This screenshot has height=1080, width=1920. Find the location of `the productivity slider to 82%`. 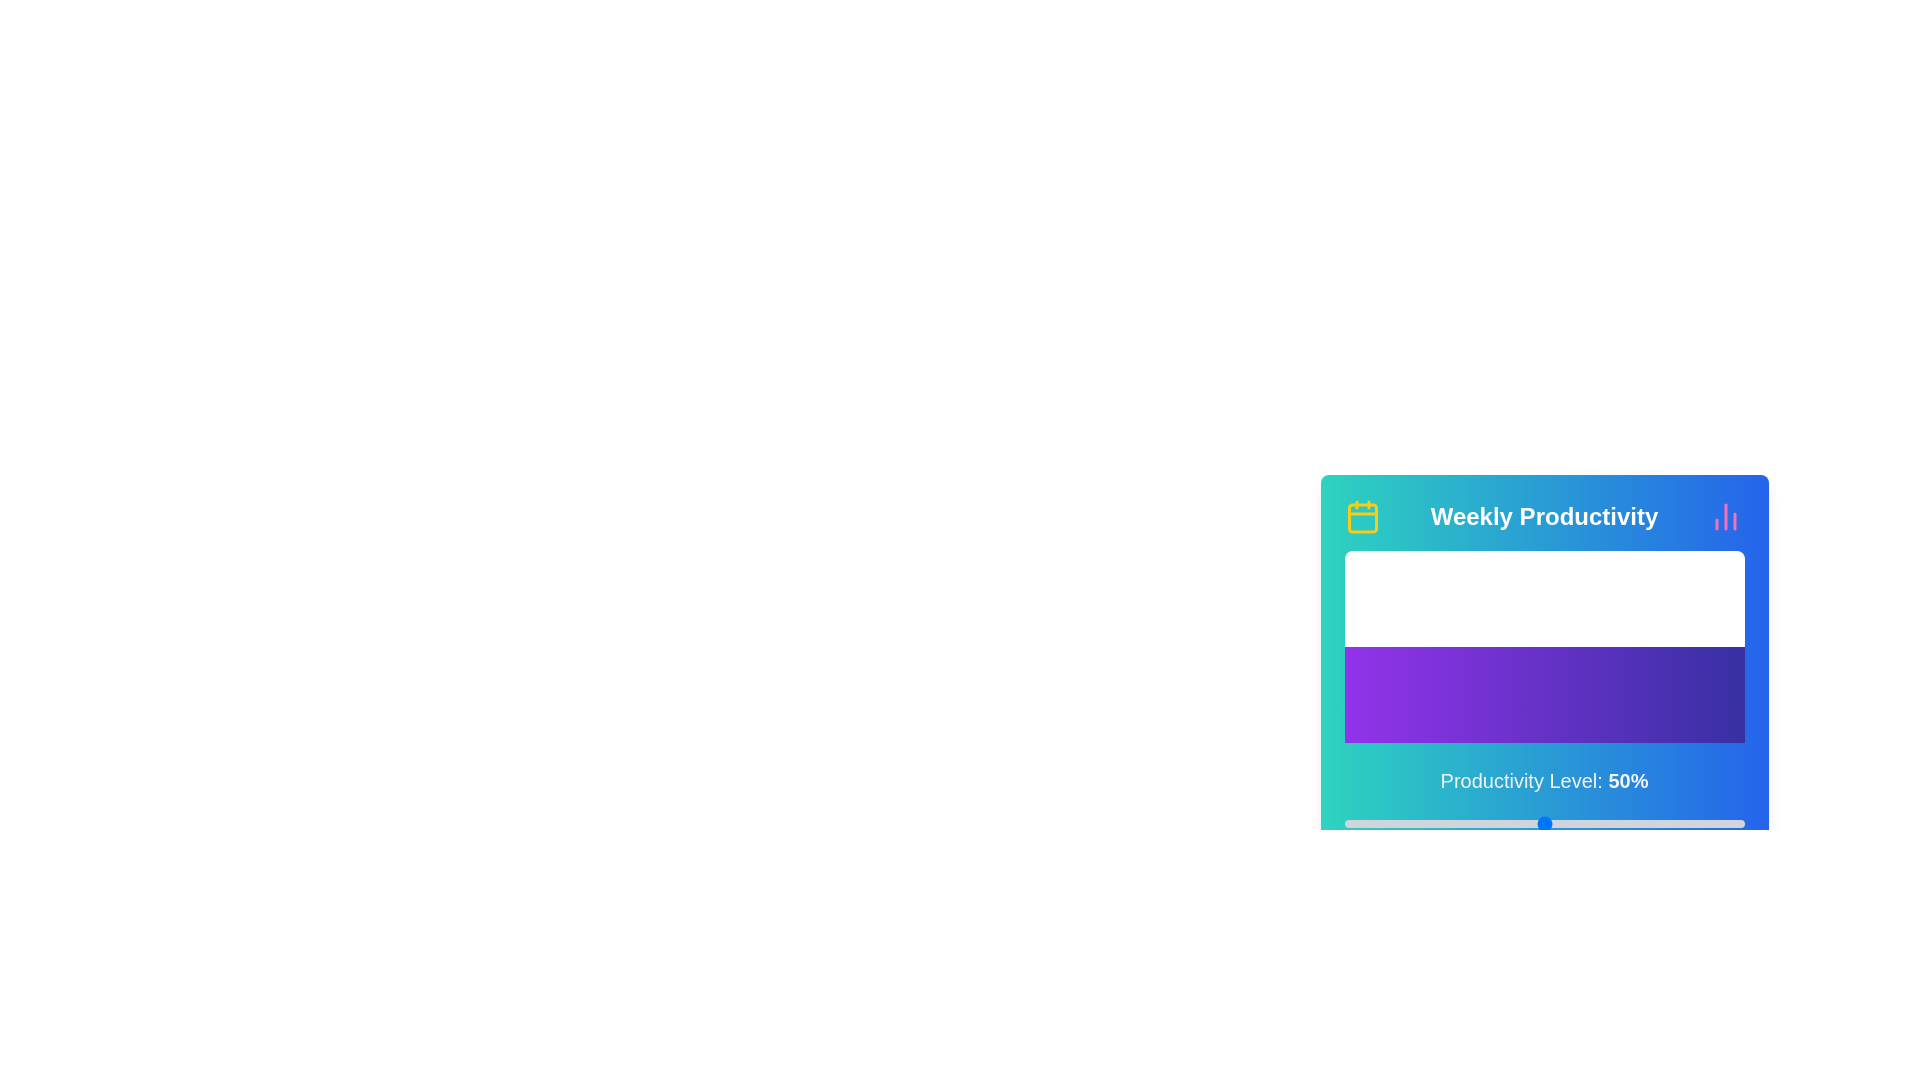

the productivity slider to 82% is located at coordinates (1672, 824).